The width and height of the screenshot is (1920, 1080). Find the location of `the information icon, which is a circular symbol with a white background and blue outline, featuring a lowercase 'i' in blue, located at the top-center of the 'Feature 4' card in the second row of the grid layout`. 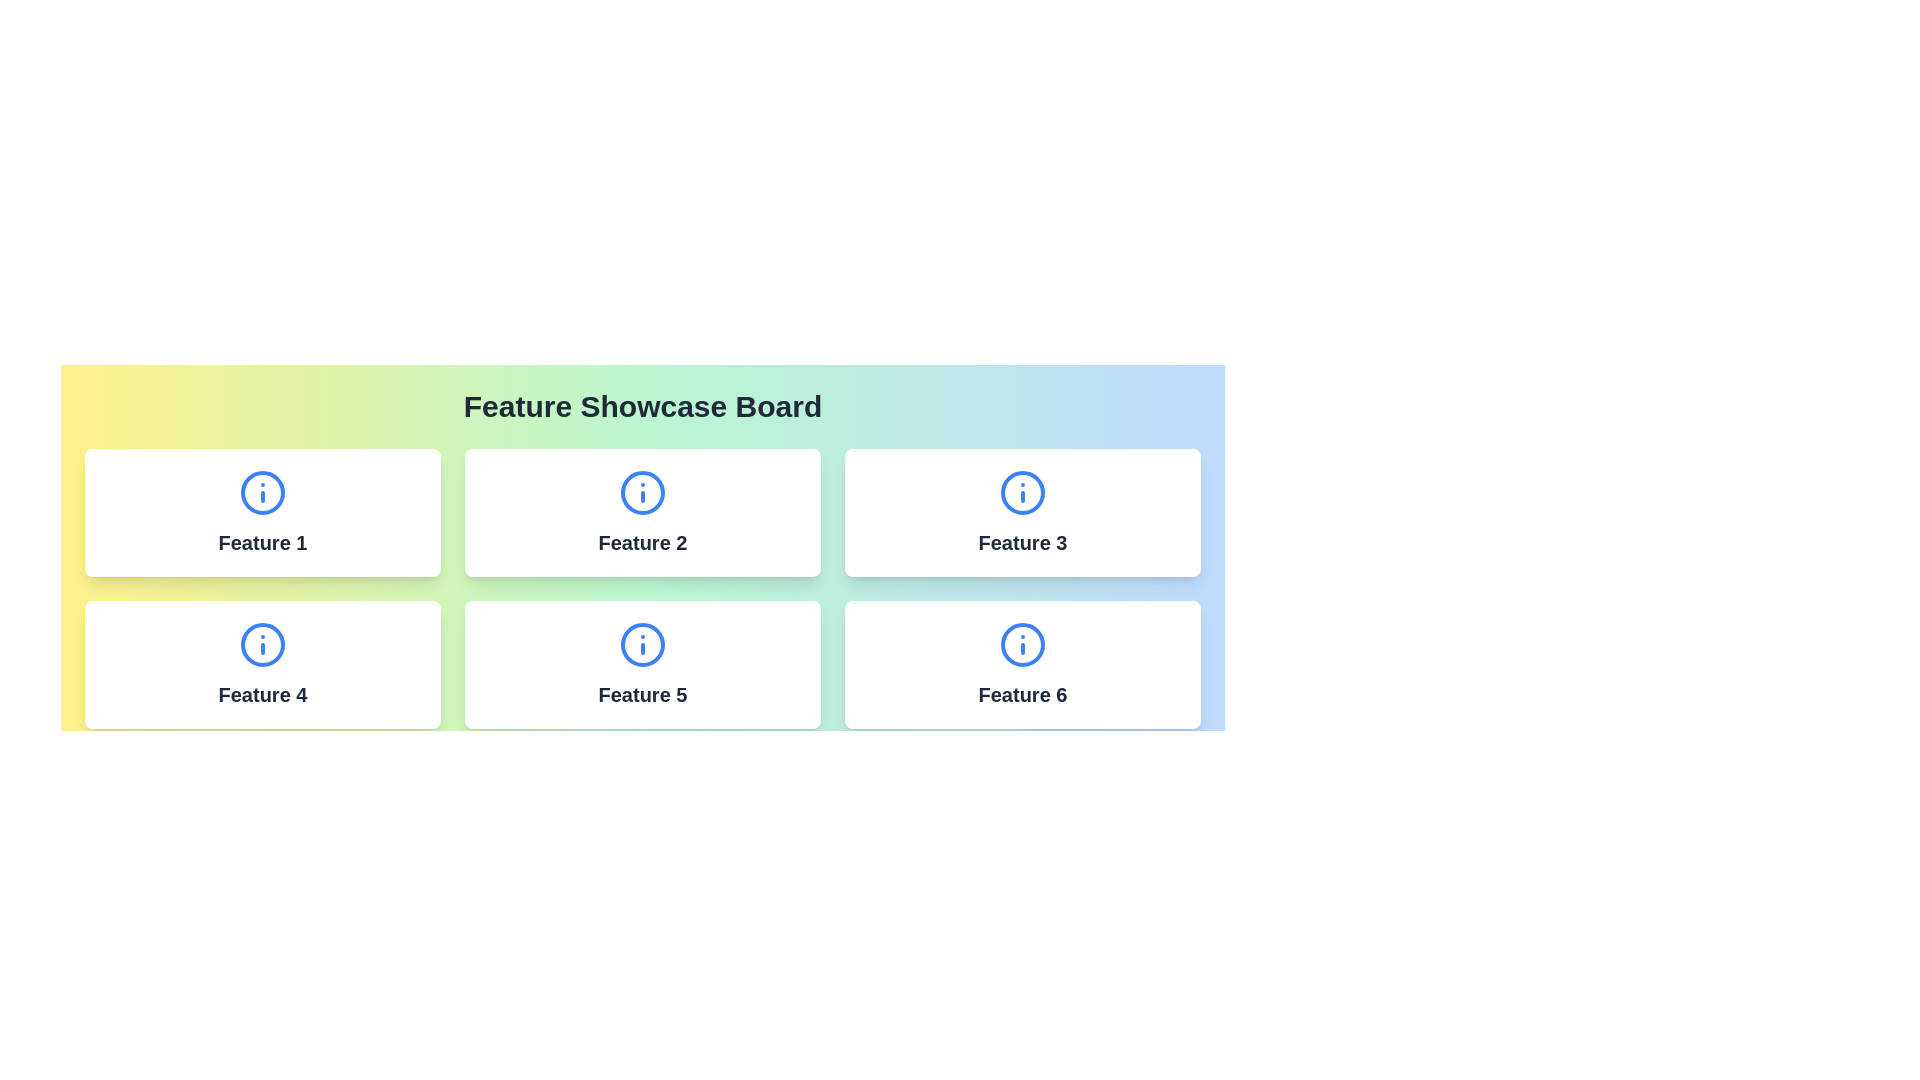

the information icon, which is a circular symbol with a white background and blue outline, featuring a lowercase 'i' in blue, located at the top-center of the 'Feature 4' card in the second row of the grid layout is located at coordinates (262, 644).